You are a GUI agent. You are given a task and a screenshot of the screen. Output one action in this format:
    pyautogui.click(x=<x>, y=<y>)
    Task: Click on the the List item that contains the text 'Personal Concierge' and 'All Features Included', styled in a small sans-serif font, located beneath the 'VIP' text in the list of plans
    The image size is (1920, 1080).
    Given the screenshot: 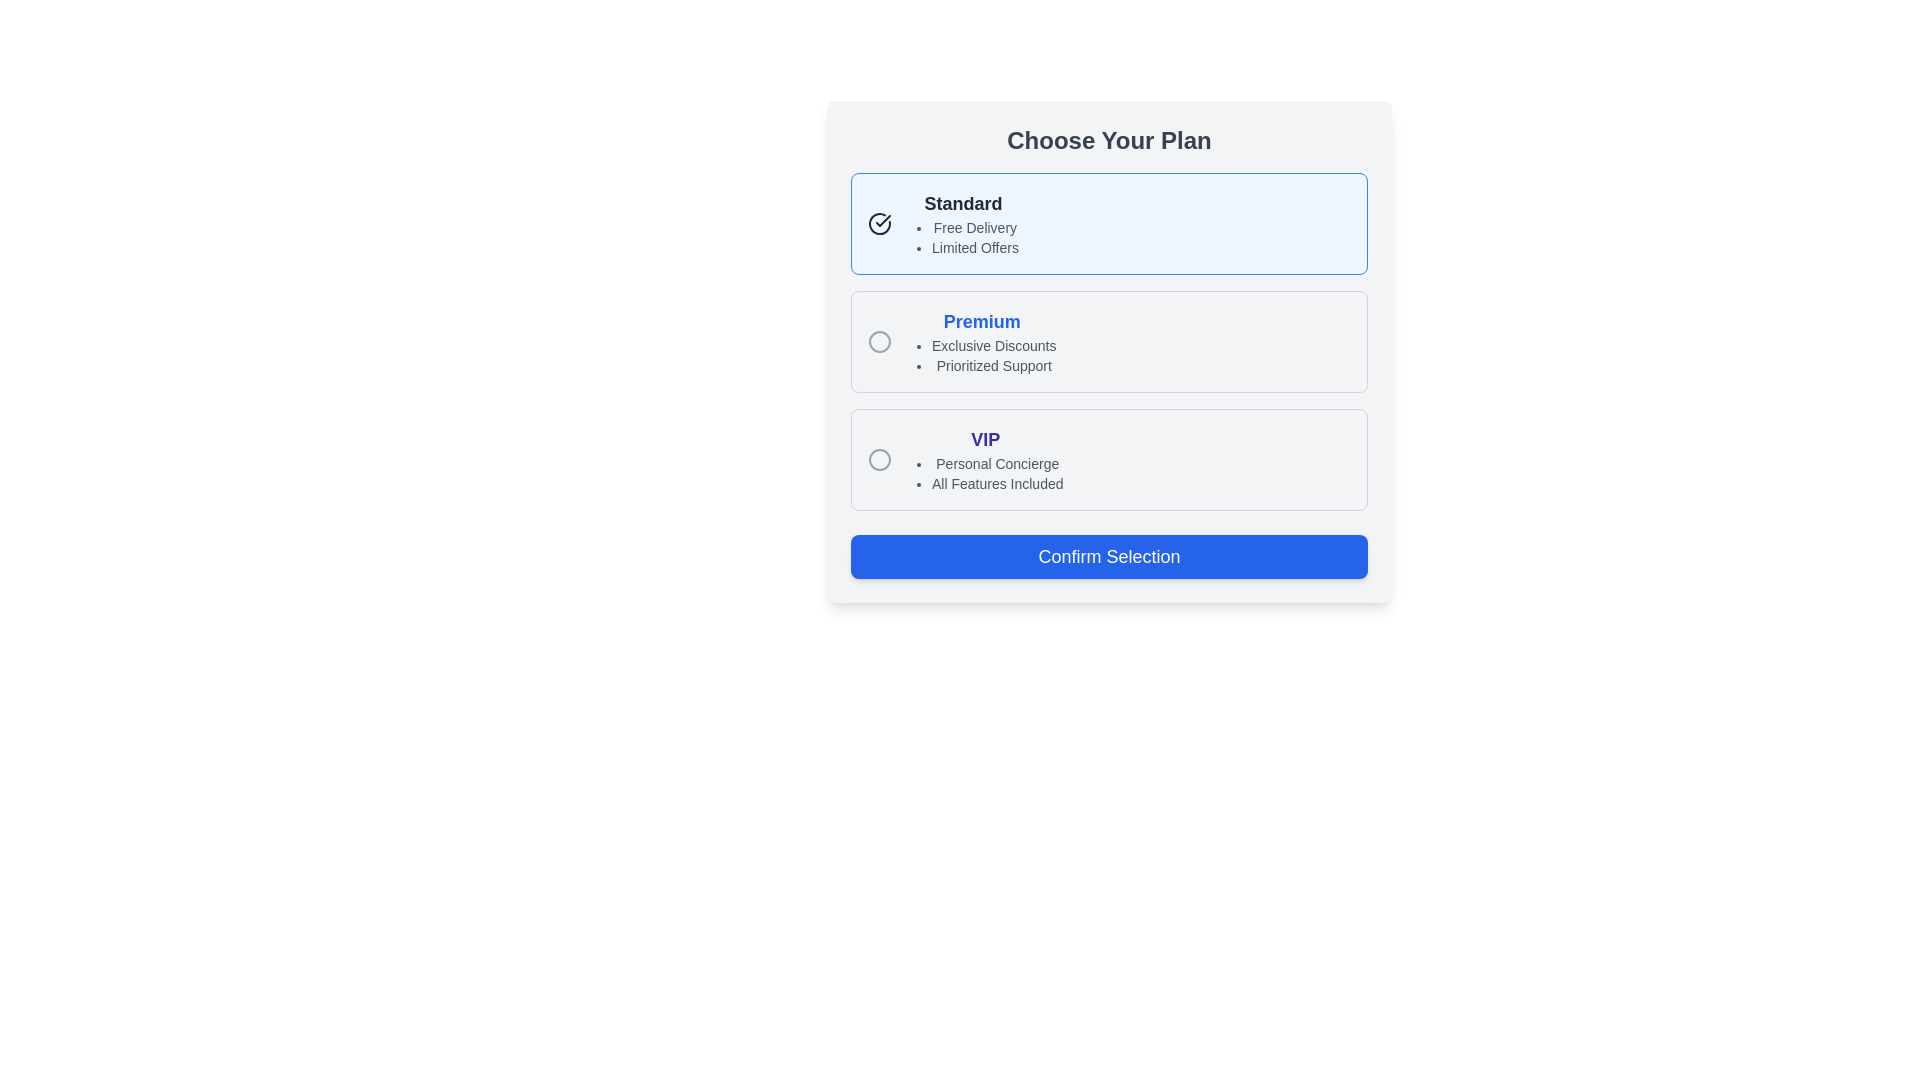 What is the action you would take?
    pyautogui.click(x=997, y=474)
    